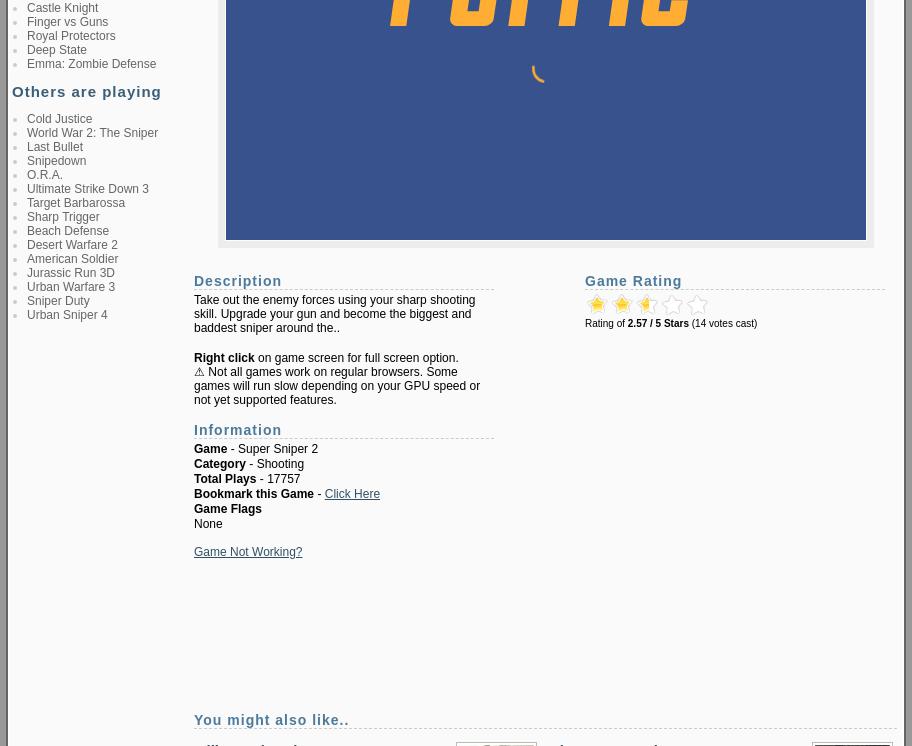 The width and height of the screenshot is (912, 746). I want to click on '- 17757', so click(276, 479).